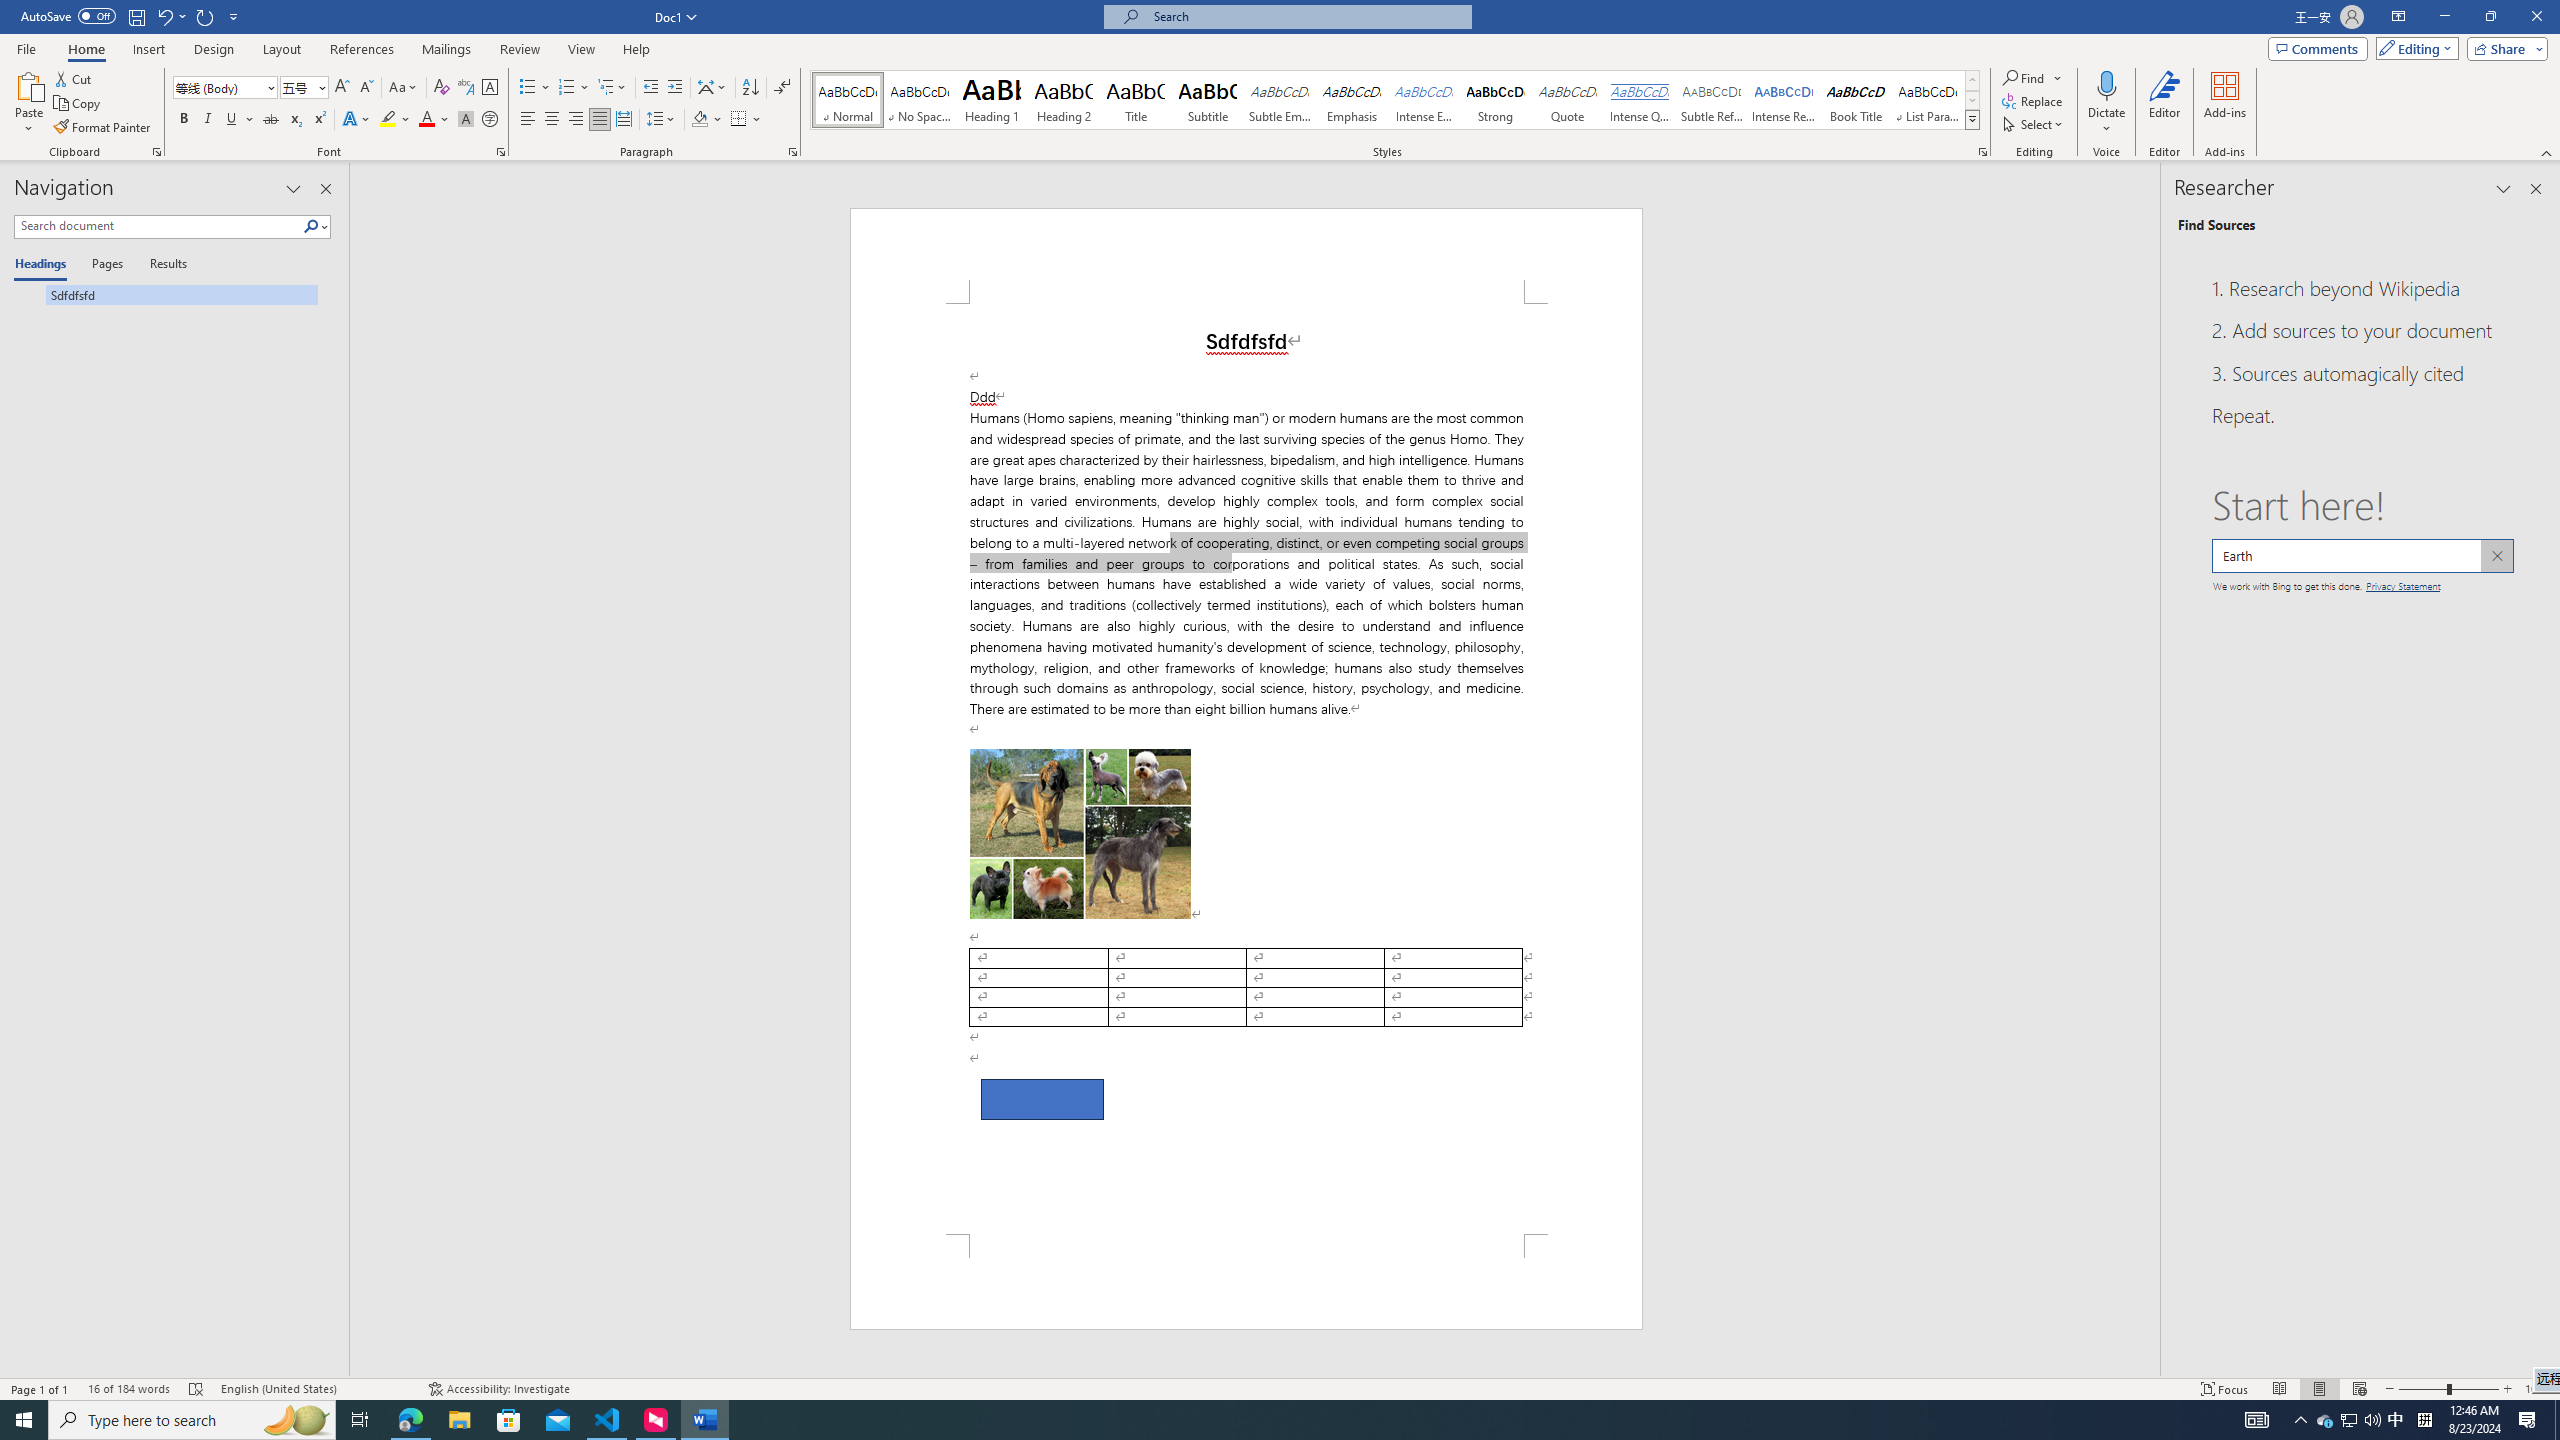  I want to click on 'Bold', so click(183, 118).